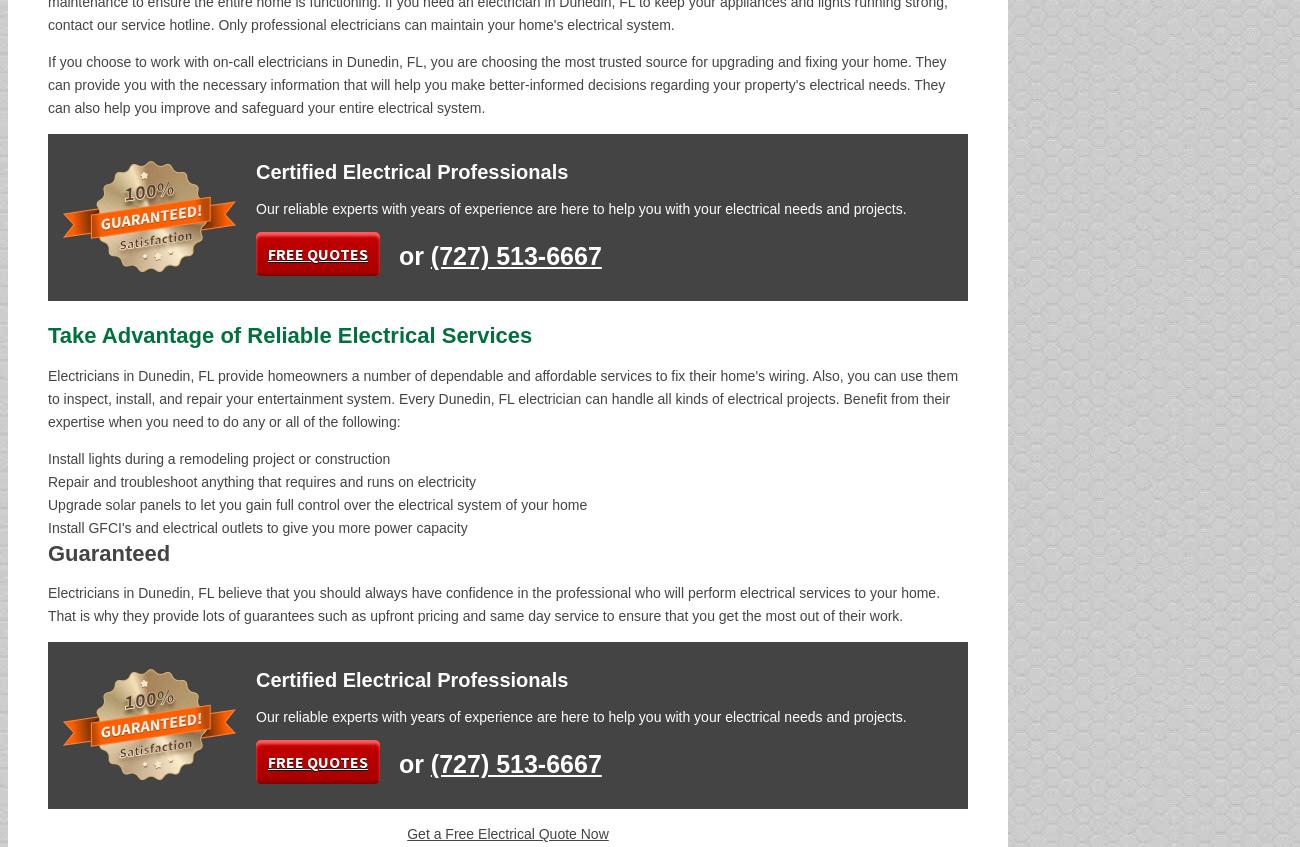  I want to click on 'Guaranteed', so click(108, 553).